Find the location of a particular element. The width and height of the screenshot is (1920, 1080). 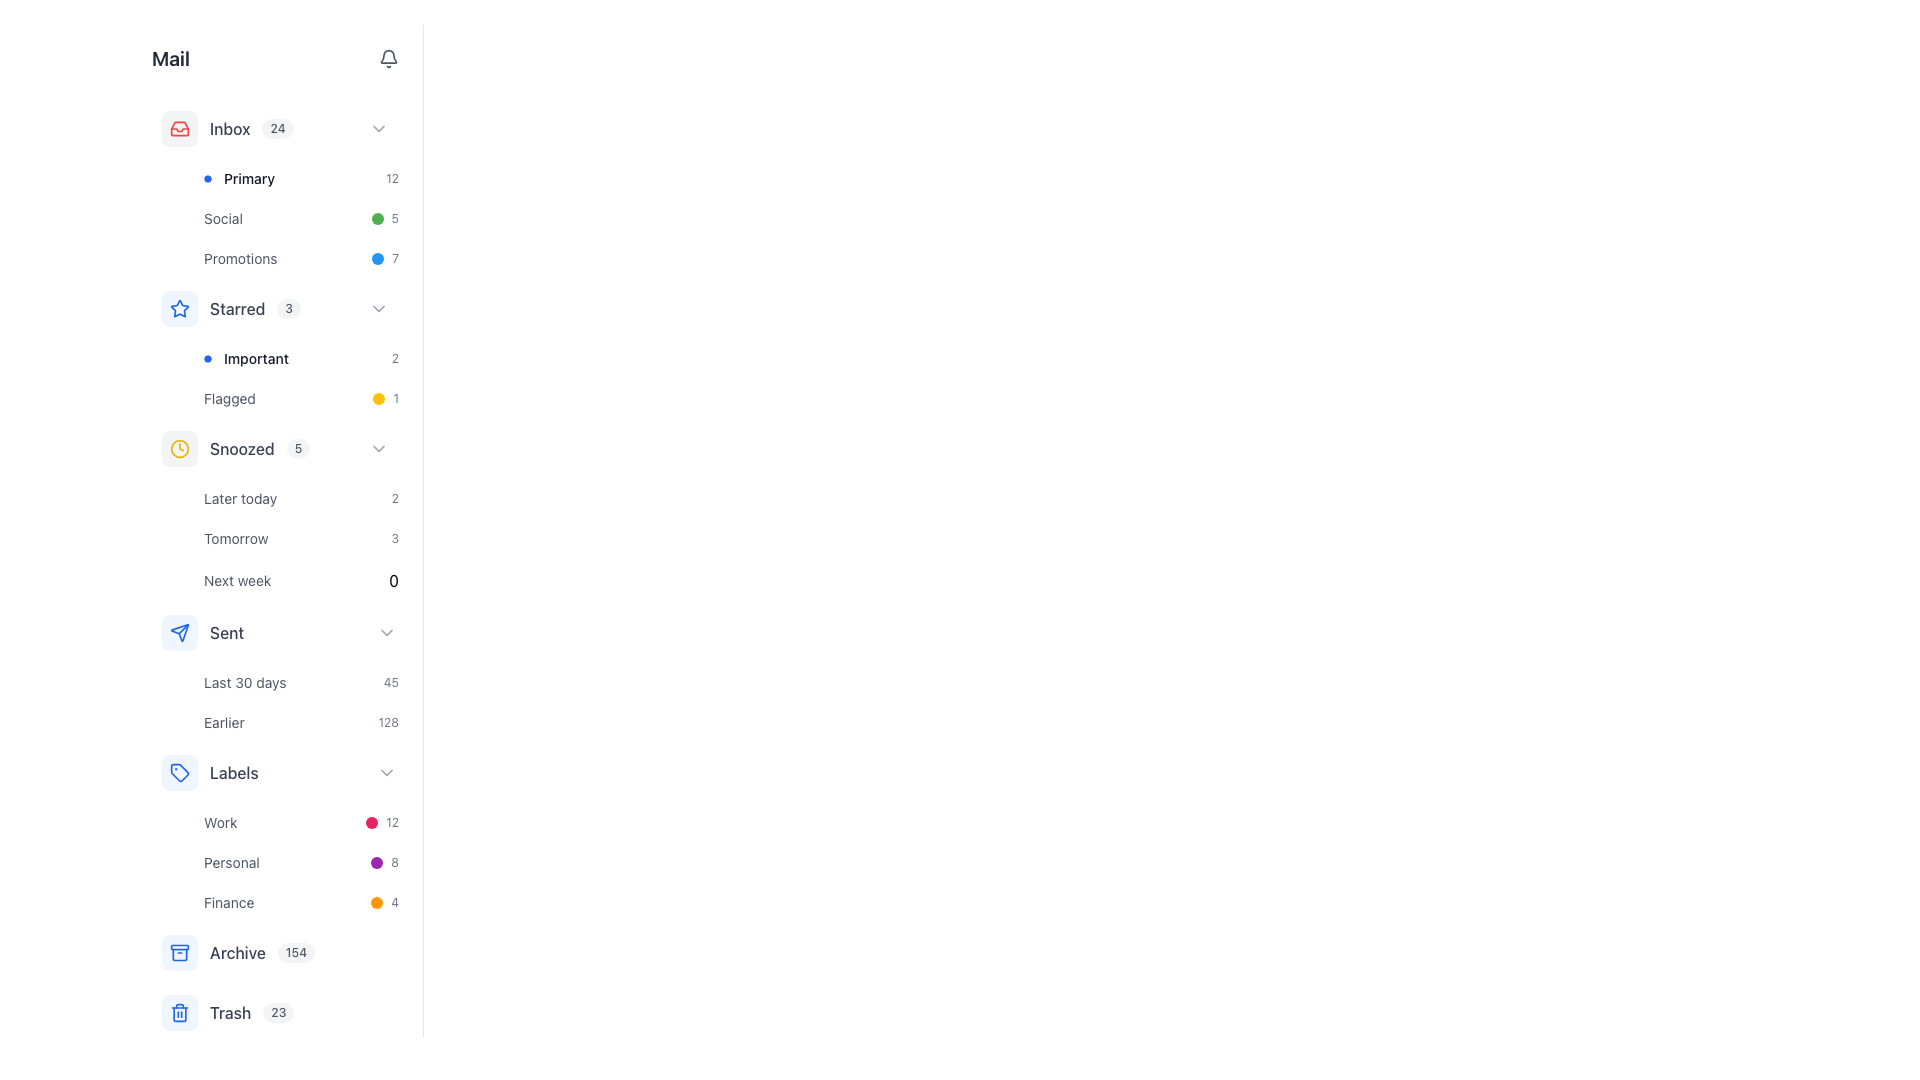

the static text label displaying the number '12' that indicates a notification or status value associated with the 'Primary' category, positioned at the far right of its row is located at coordinates (392, 177).